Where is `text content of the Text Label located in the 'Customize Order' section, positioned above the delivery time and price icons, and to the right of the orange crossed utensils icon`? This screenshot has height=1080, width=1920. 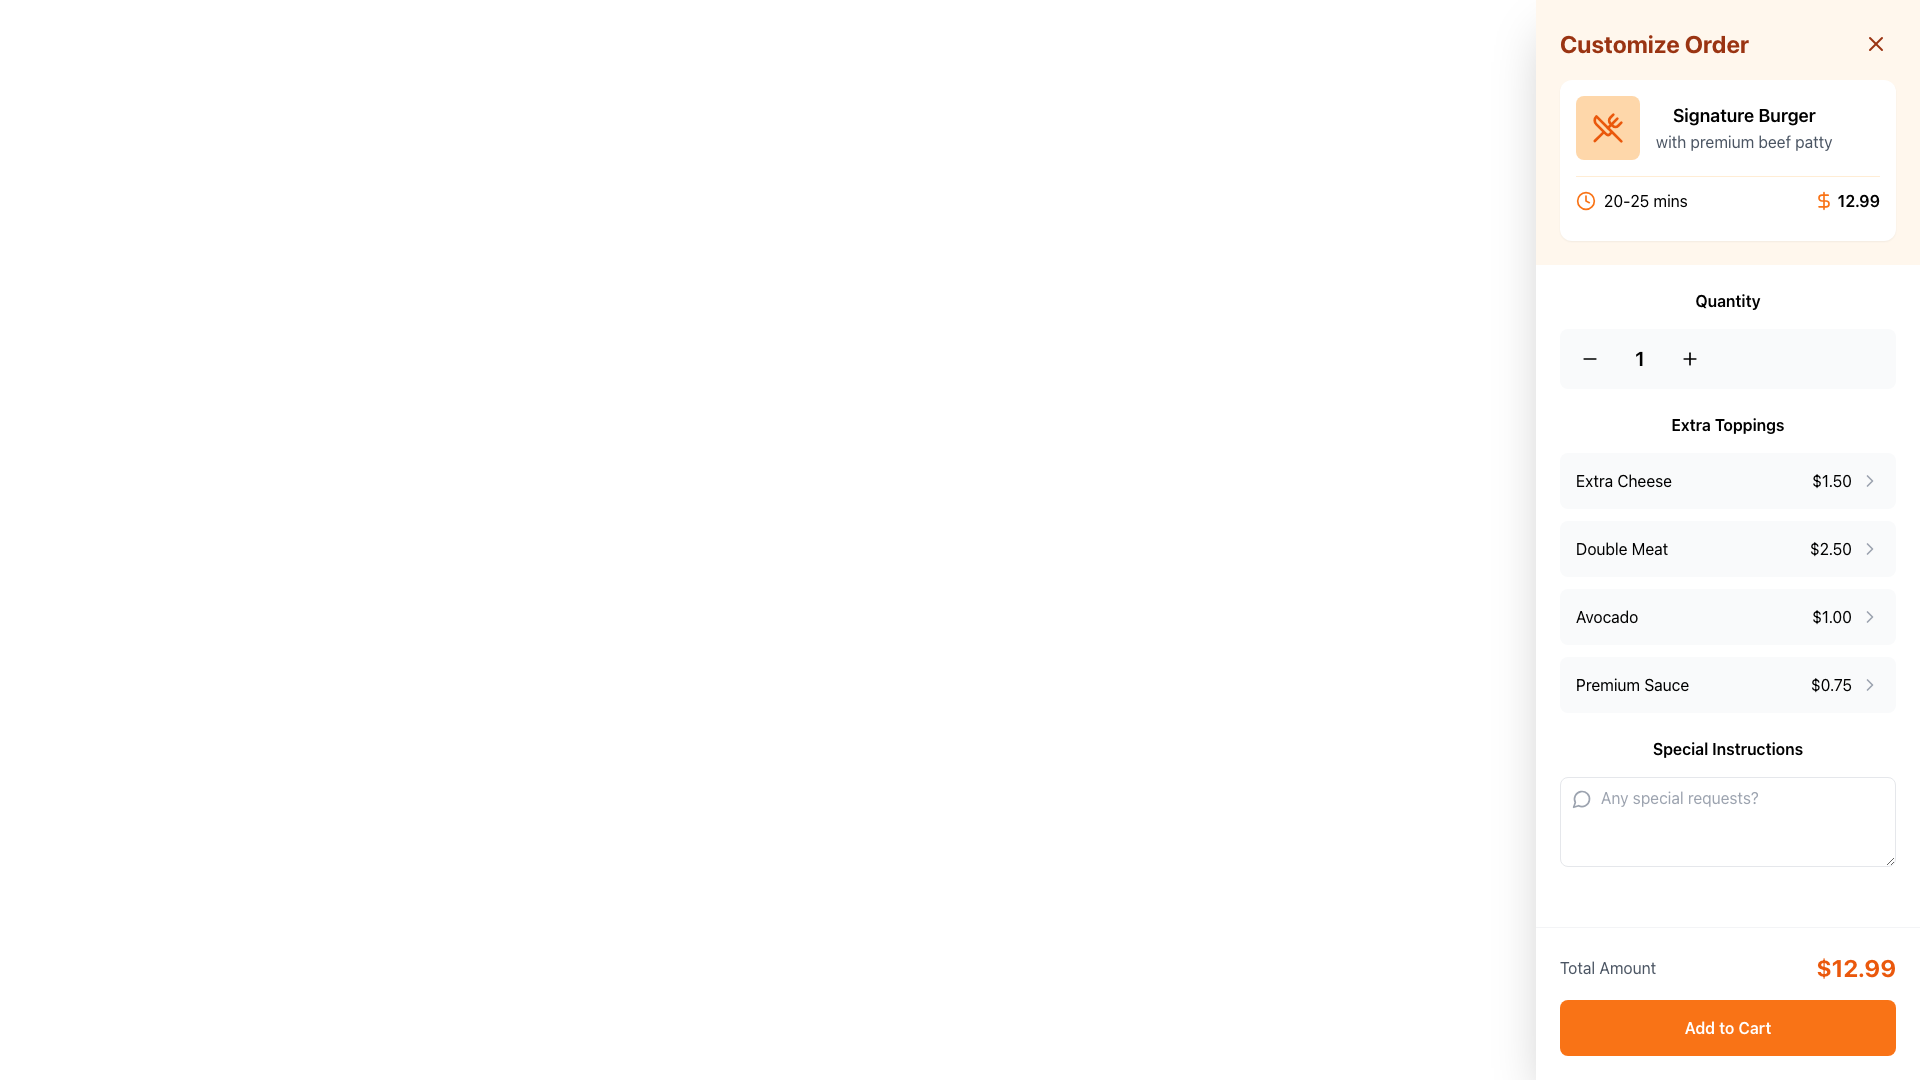
text content of the Text Label located in the 'Customize Order' section, positioned above the delivery time and price icons, and to the right of the orange crossed utensils icon is located at coordinates (1743, 127).